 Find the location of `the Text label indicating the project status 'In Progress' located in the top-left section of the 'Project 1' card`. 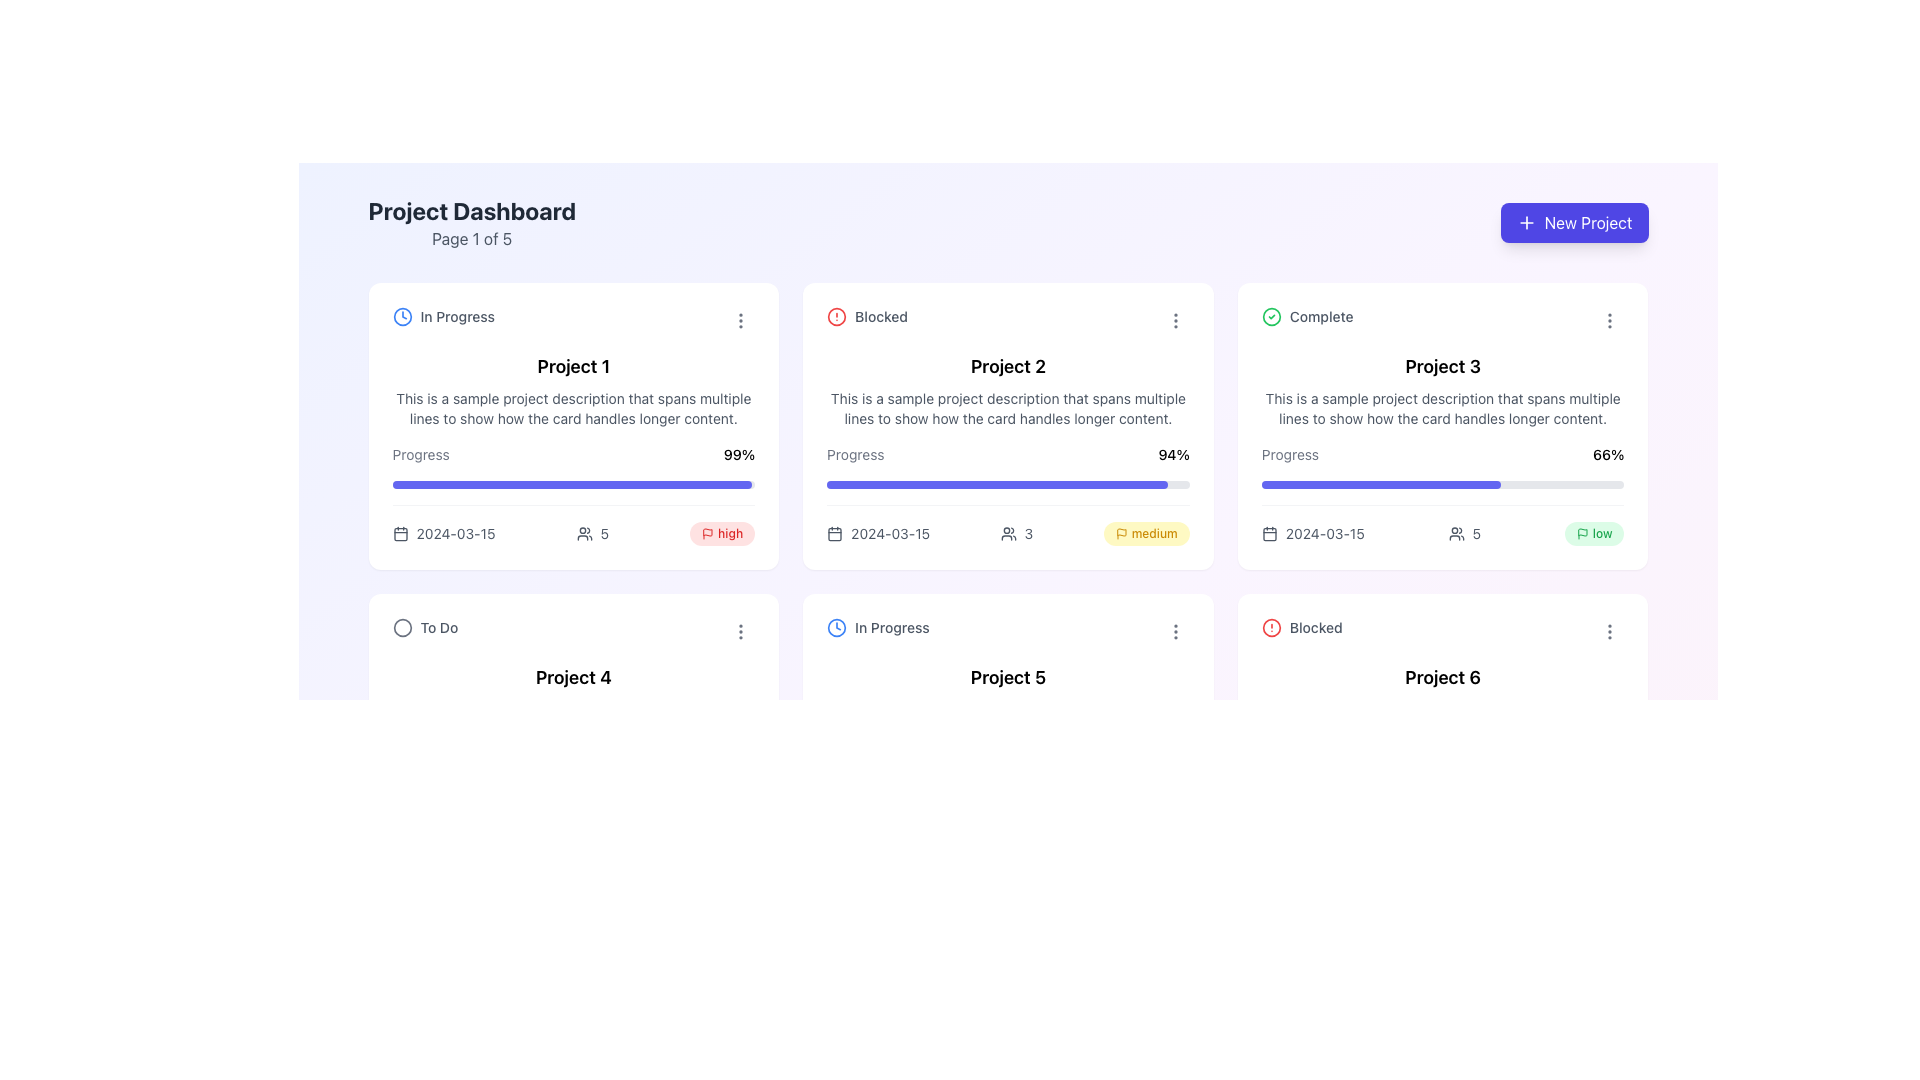

the Text label indicating the project status 'In Progress' located in the top-left section of the 'Project 1' card is located at coordinates (456, 315).